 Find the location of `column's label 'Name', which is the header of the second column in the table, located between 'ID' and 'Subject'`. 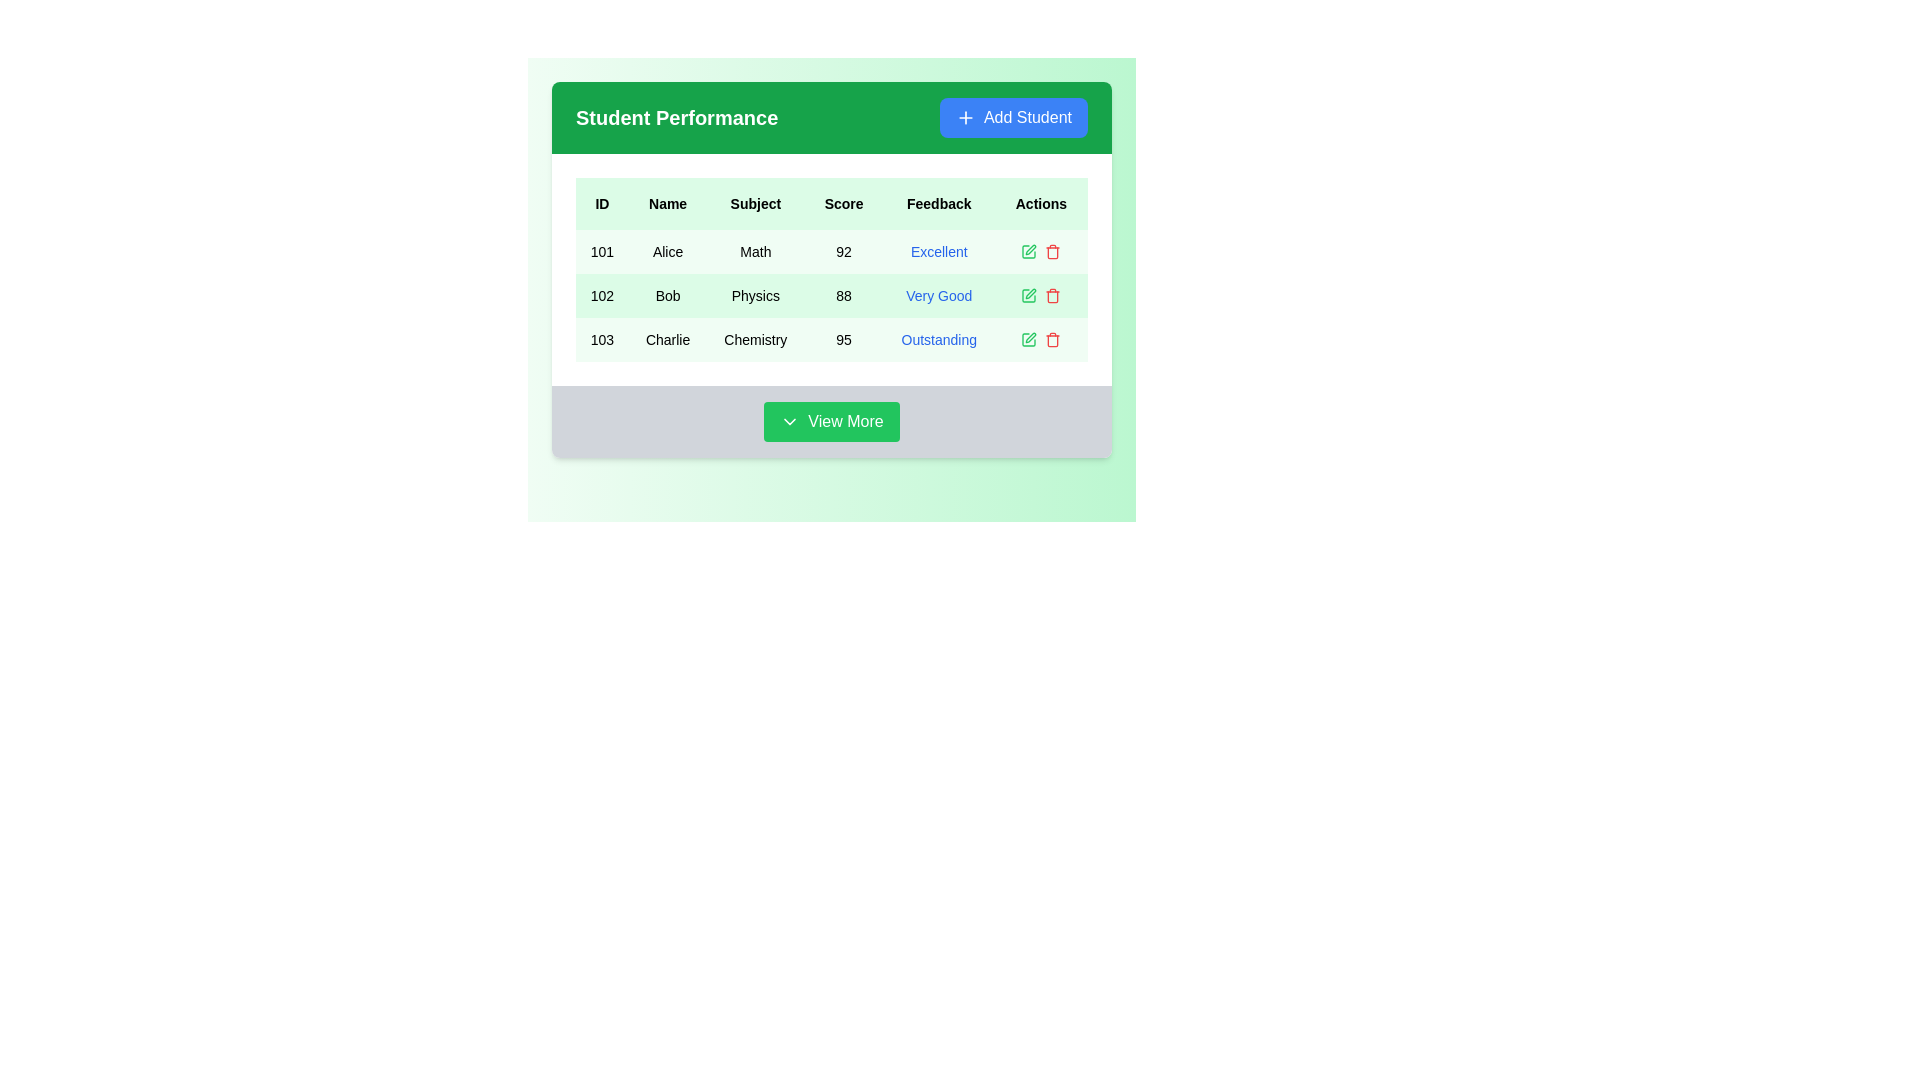

column's label 'Name', which is the header of the second column in the table, located between 'ID' and 'Subject' is located at coordinates (668, 204).